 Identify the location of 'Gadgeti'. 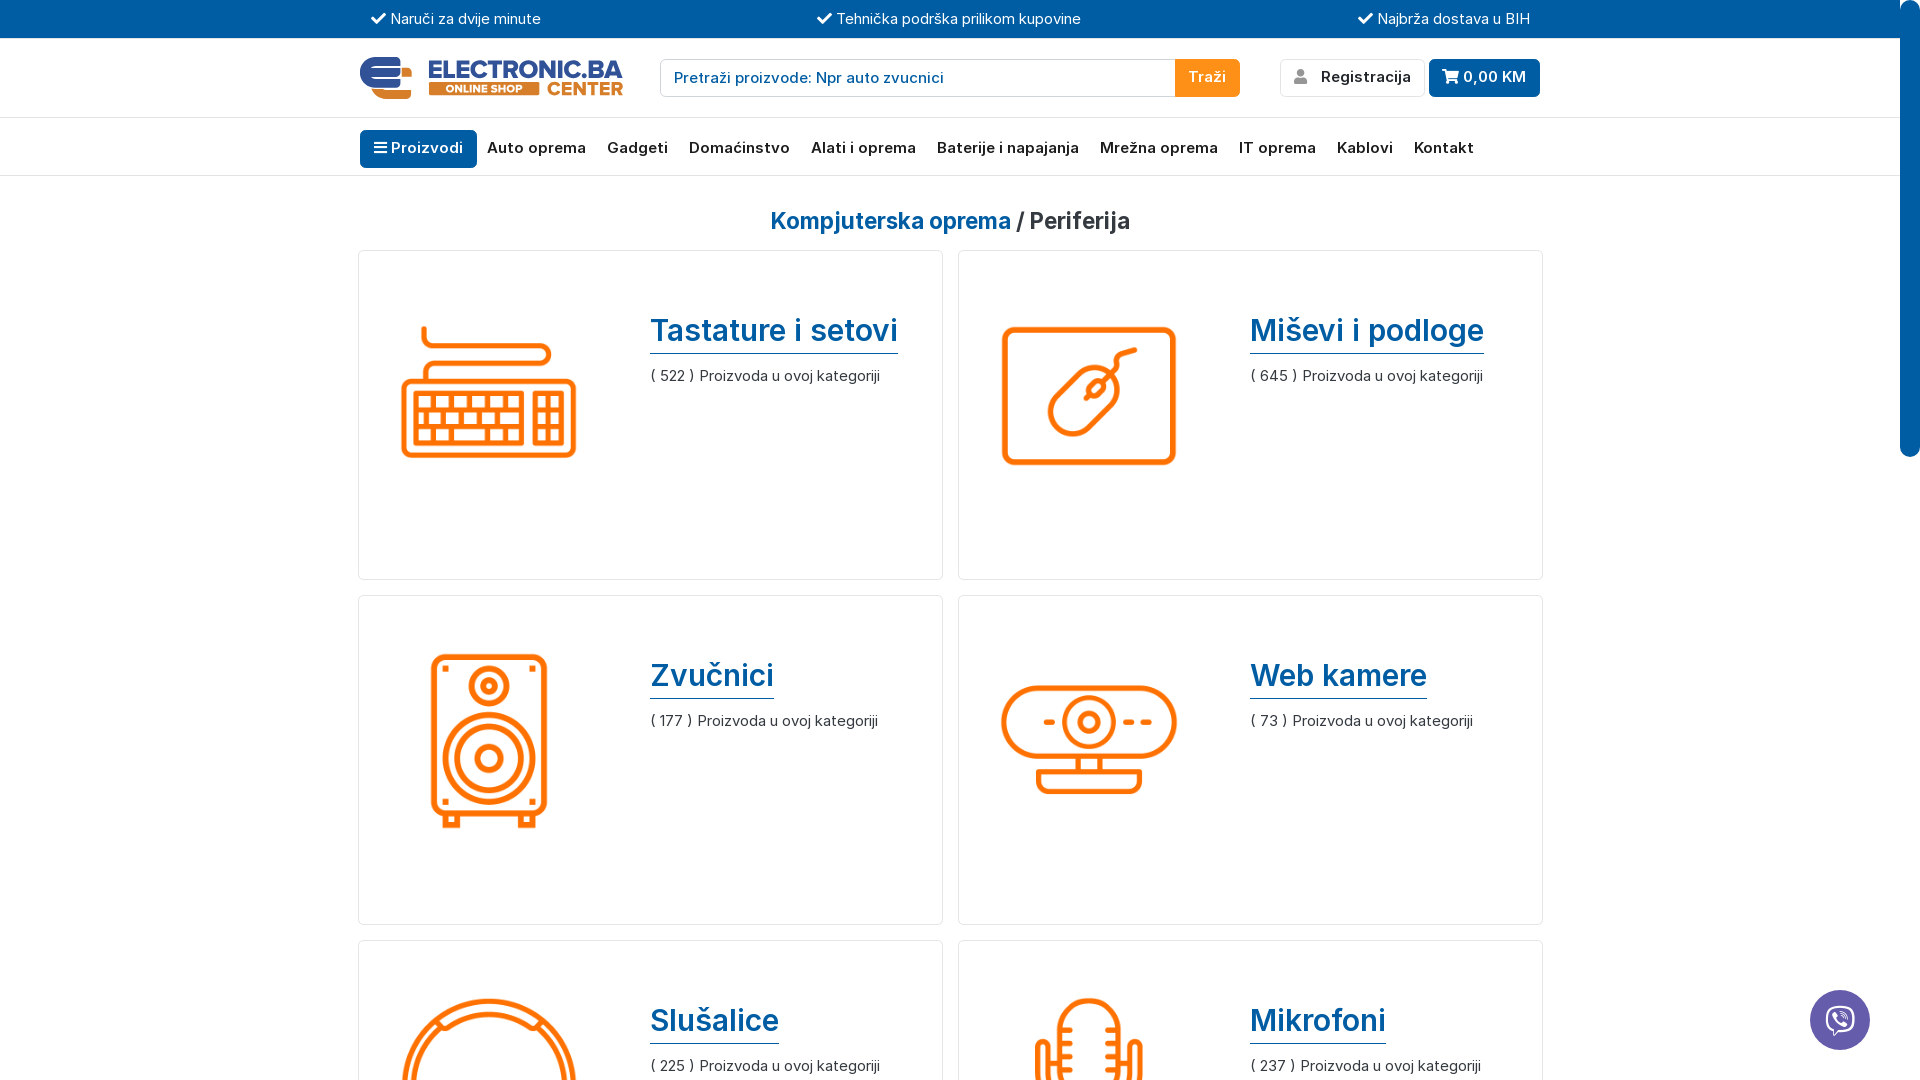
(636, 148).